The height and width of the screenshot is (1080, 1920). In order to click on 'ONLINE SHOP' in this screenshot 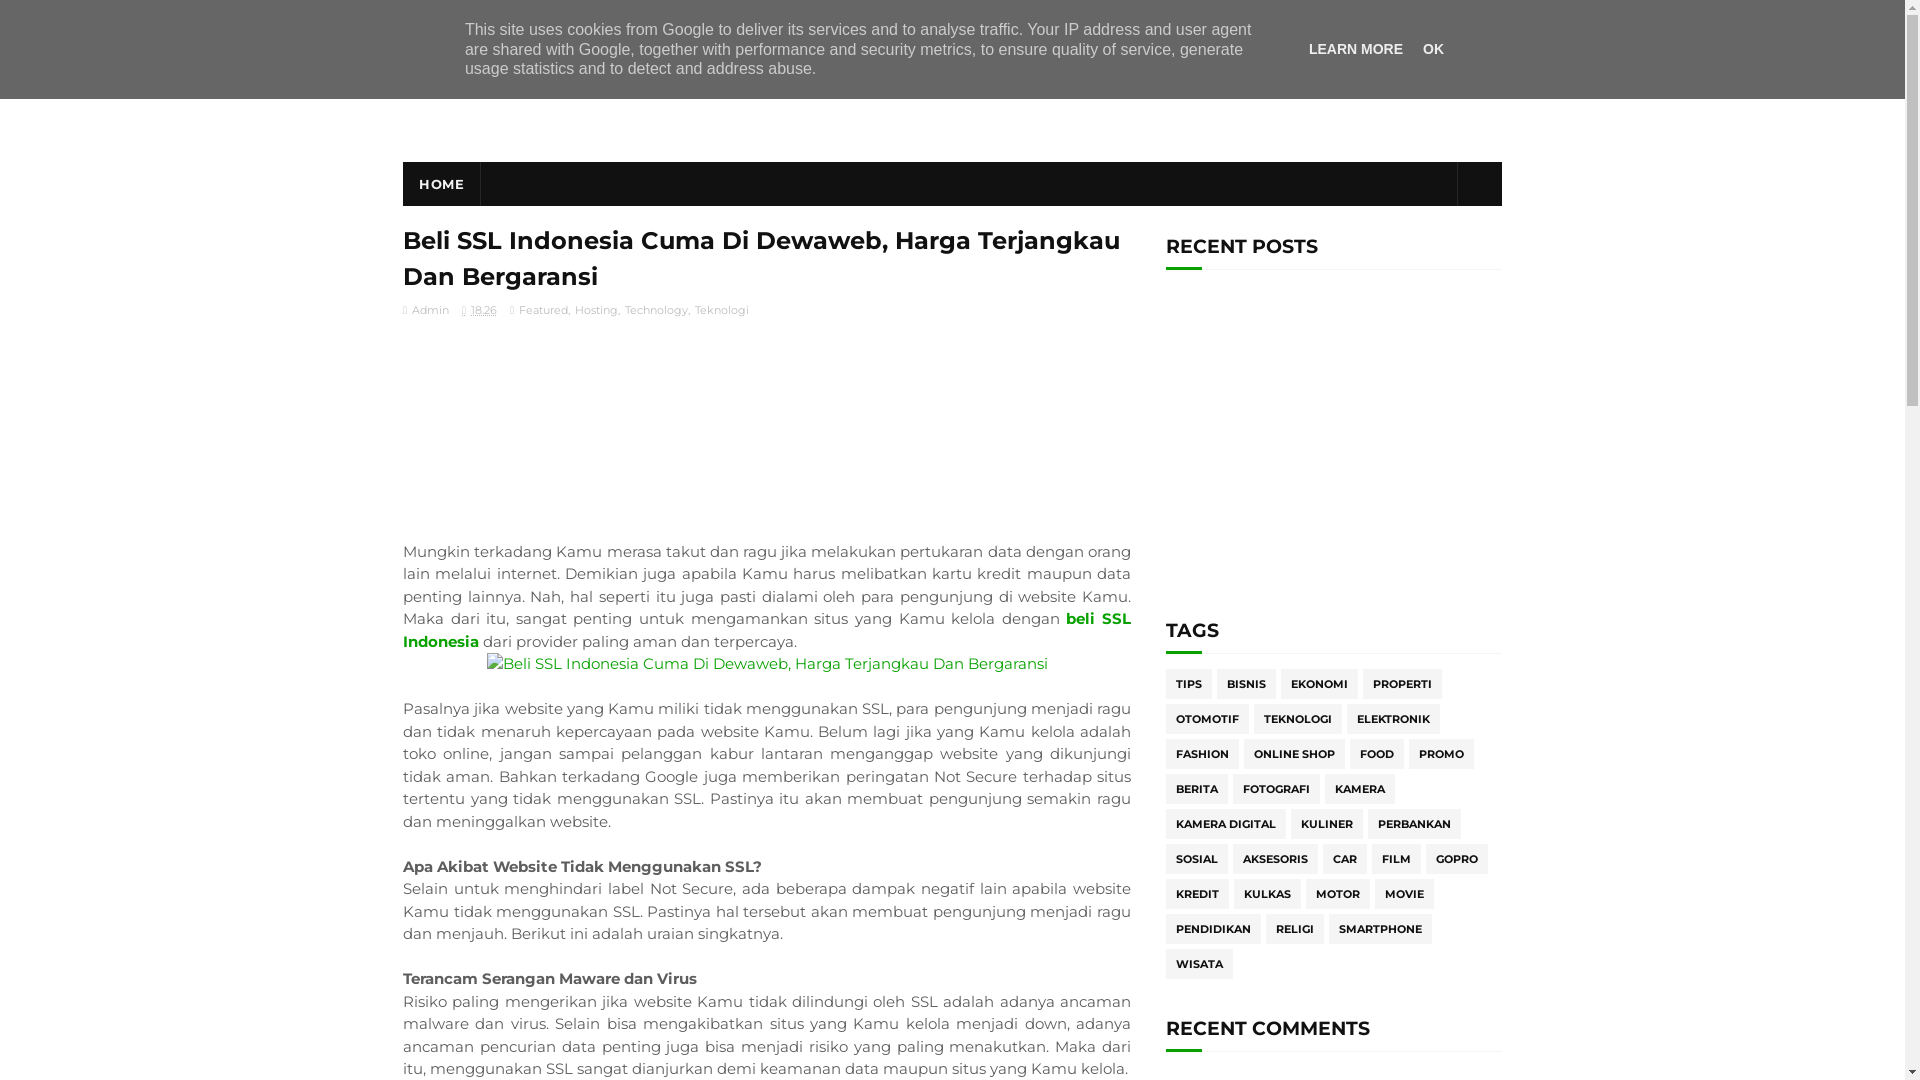, I will do `click(1294, 753)`.